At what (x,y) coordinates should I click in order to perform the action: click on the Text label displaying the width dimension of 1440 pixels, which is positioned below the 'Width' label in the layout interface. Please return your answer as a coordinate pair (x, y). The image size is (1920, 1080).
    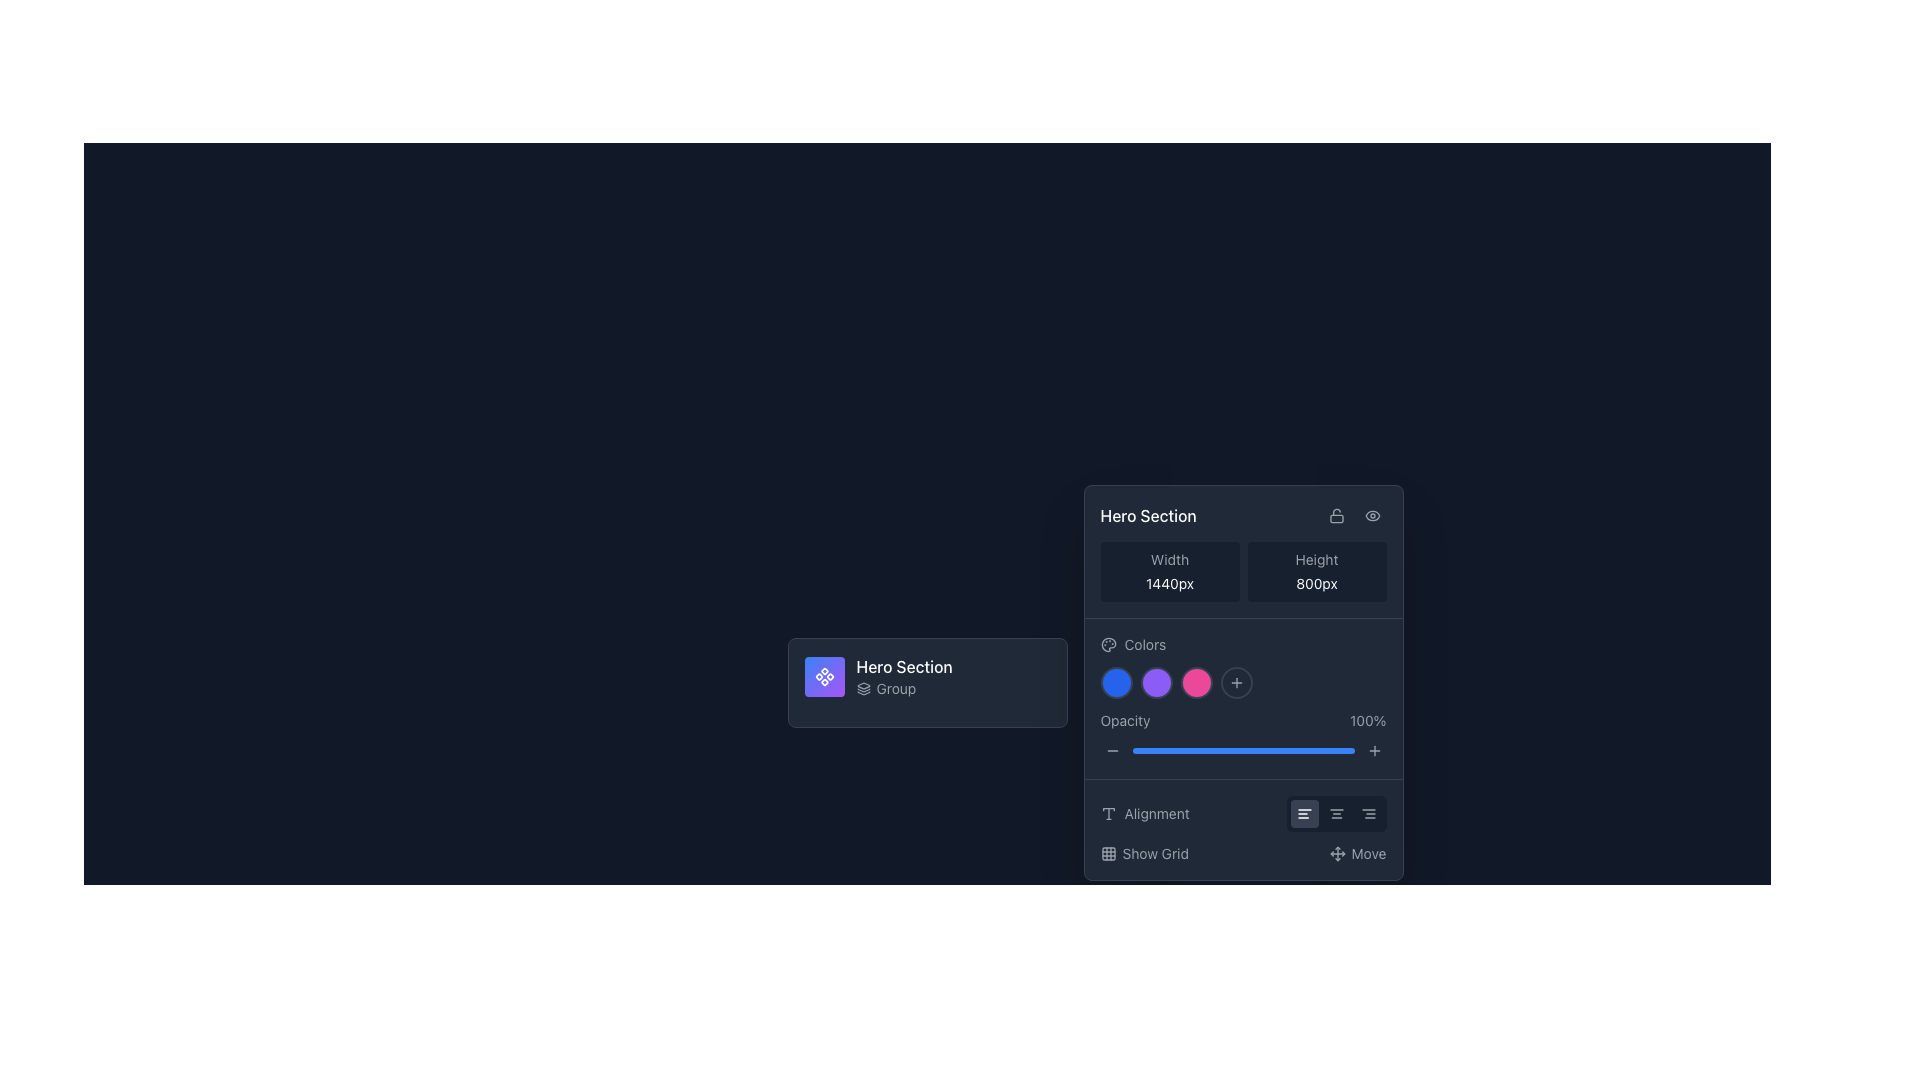
    Looking at the image, I should click on (1170, 583).